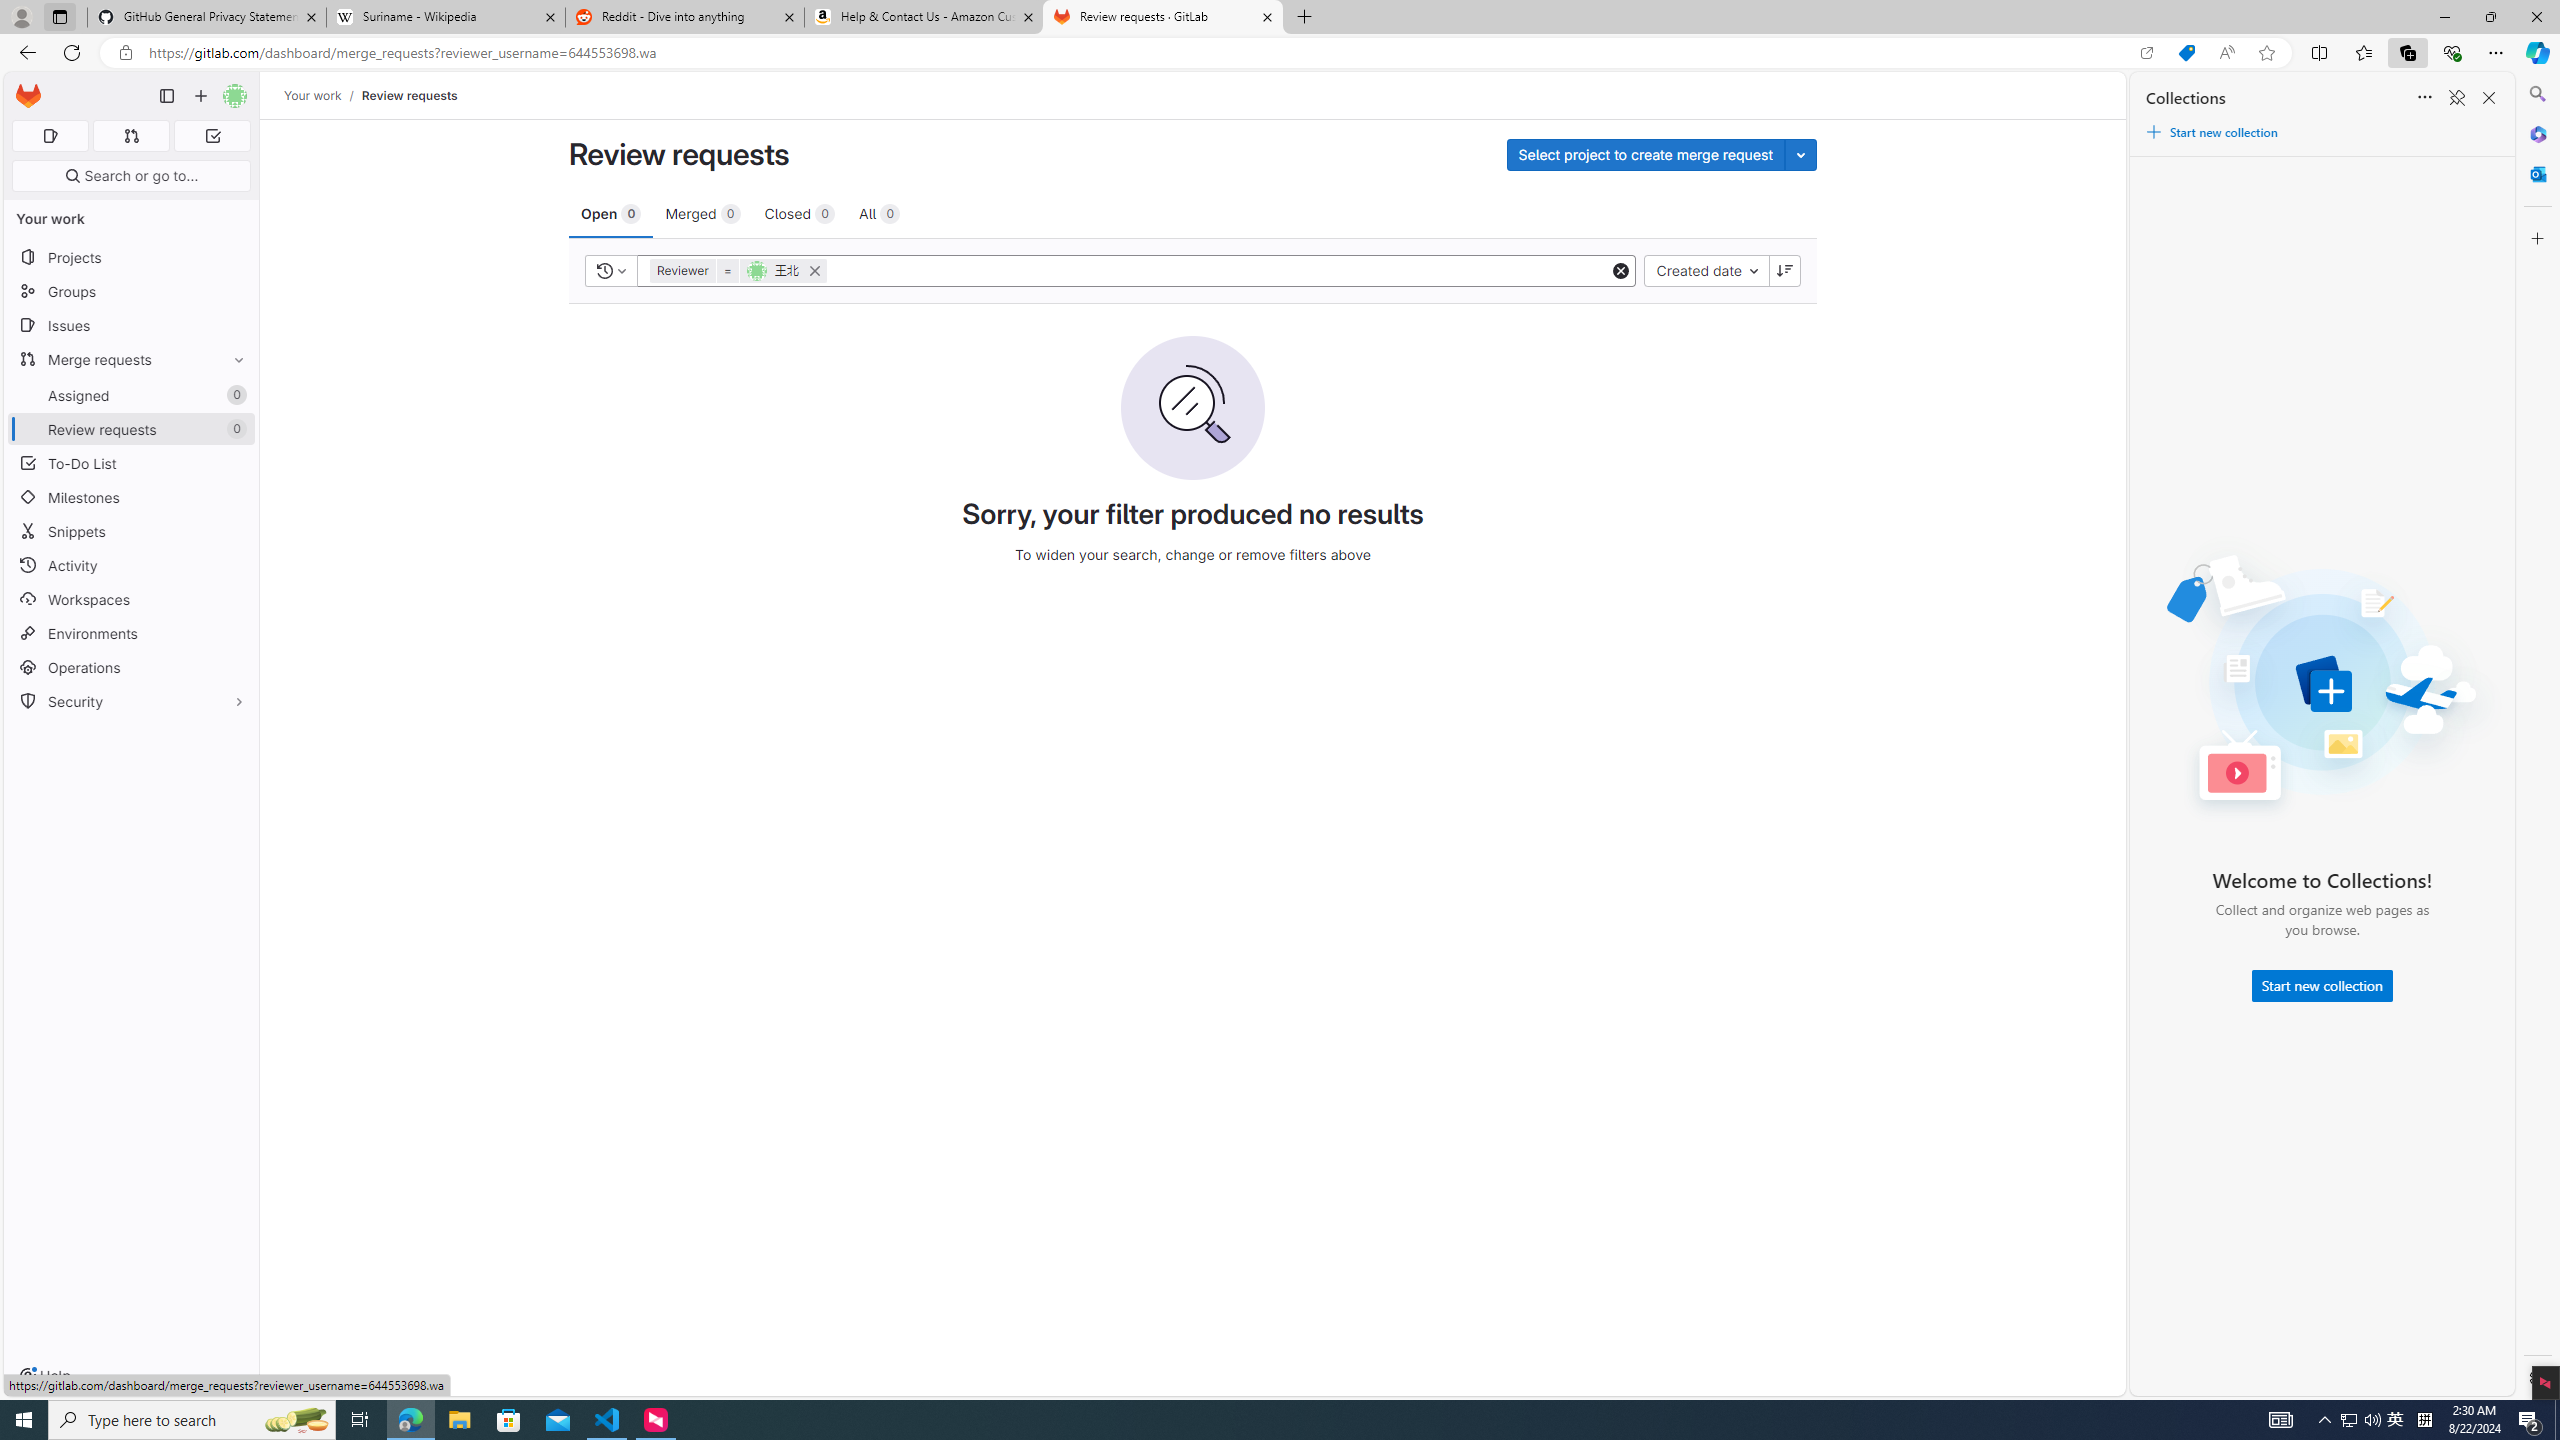 The image size is (2560, 1440). I want to click on 'Created date', so click(1705, 269).